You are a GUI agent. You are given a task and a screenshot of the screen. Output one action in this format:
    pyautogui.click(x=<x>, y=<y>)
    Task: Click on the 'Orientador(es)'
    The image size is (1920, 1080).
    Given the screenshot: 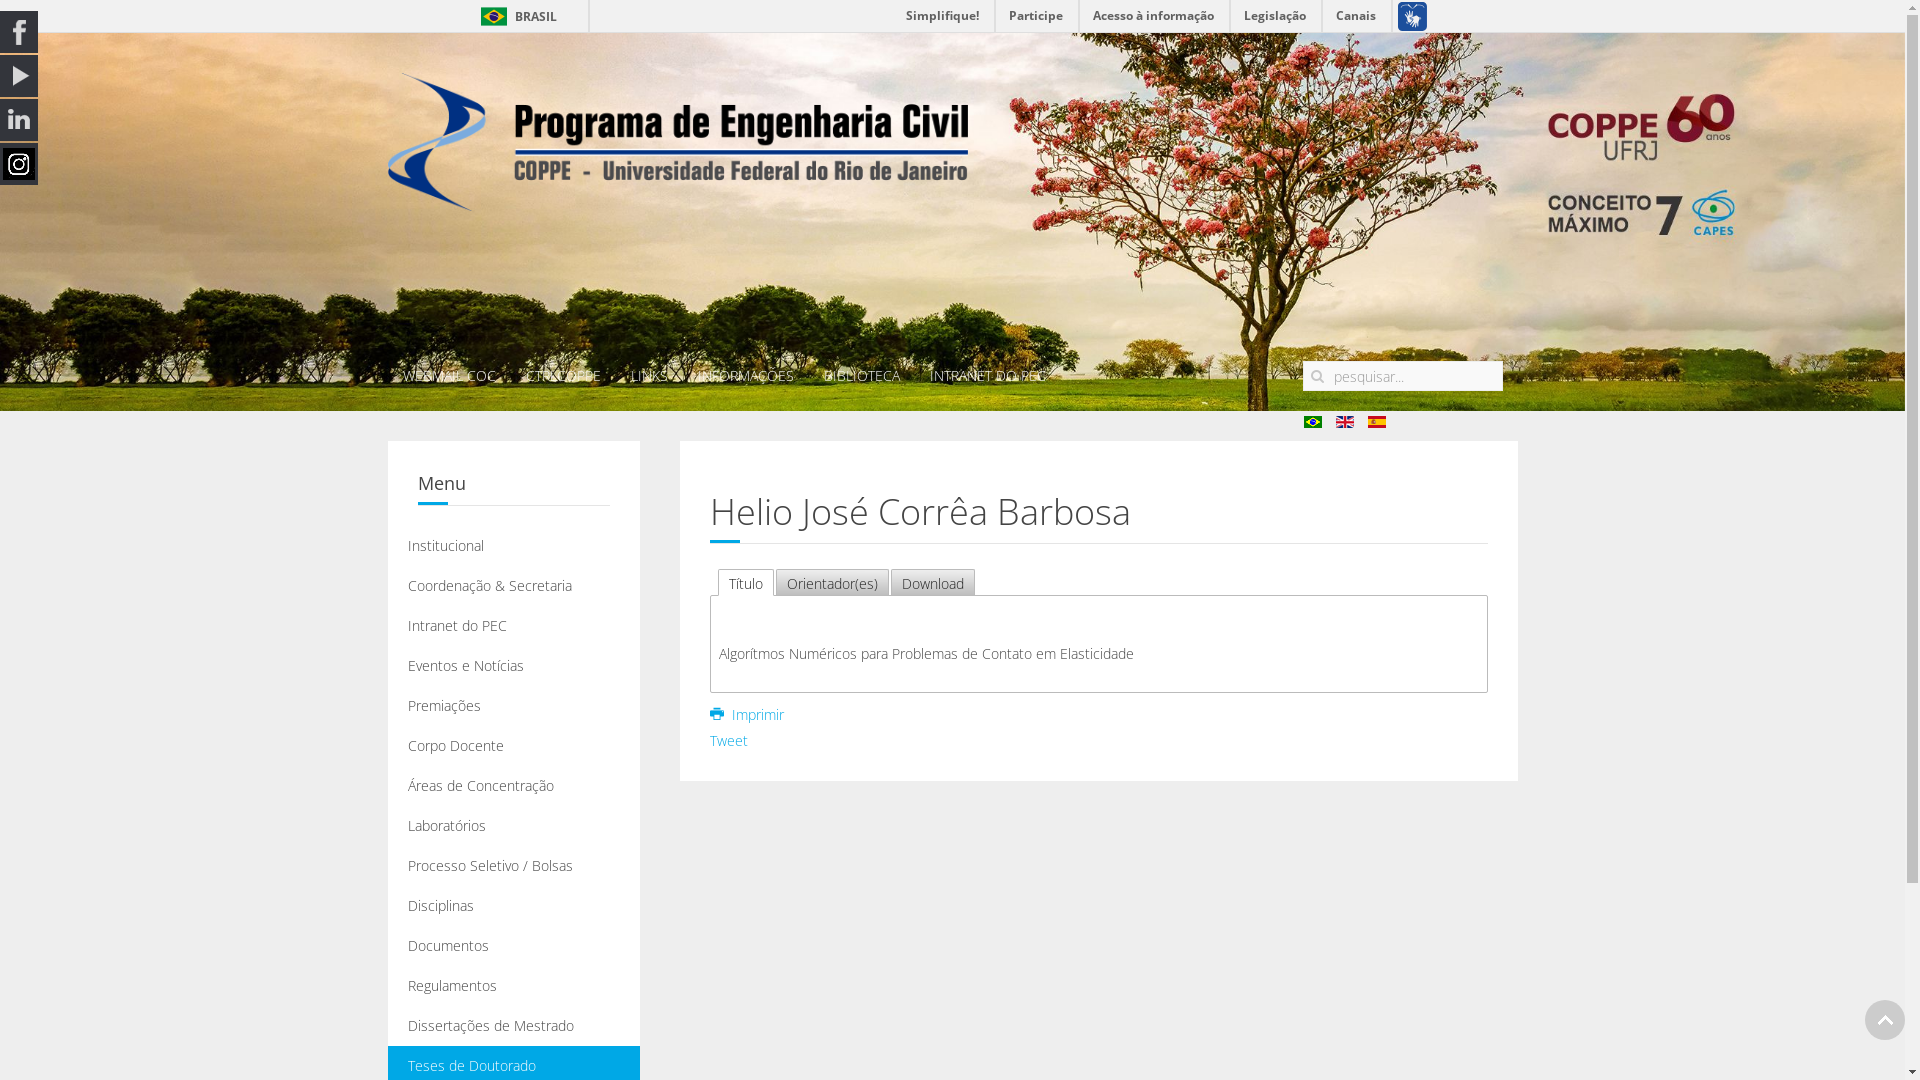 What is the action you would take?
    pyautogui.click(x=832, y=582)
    